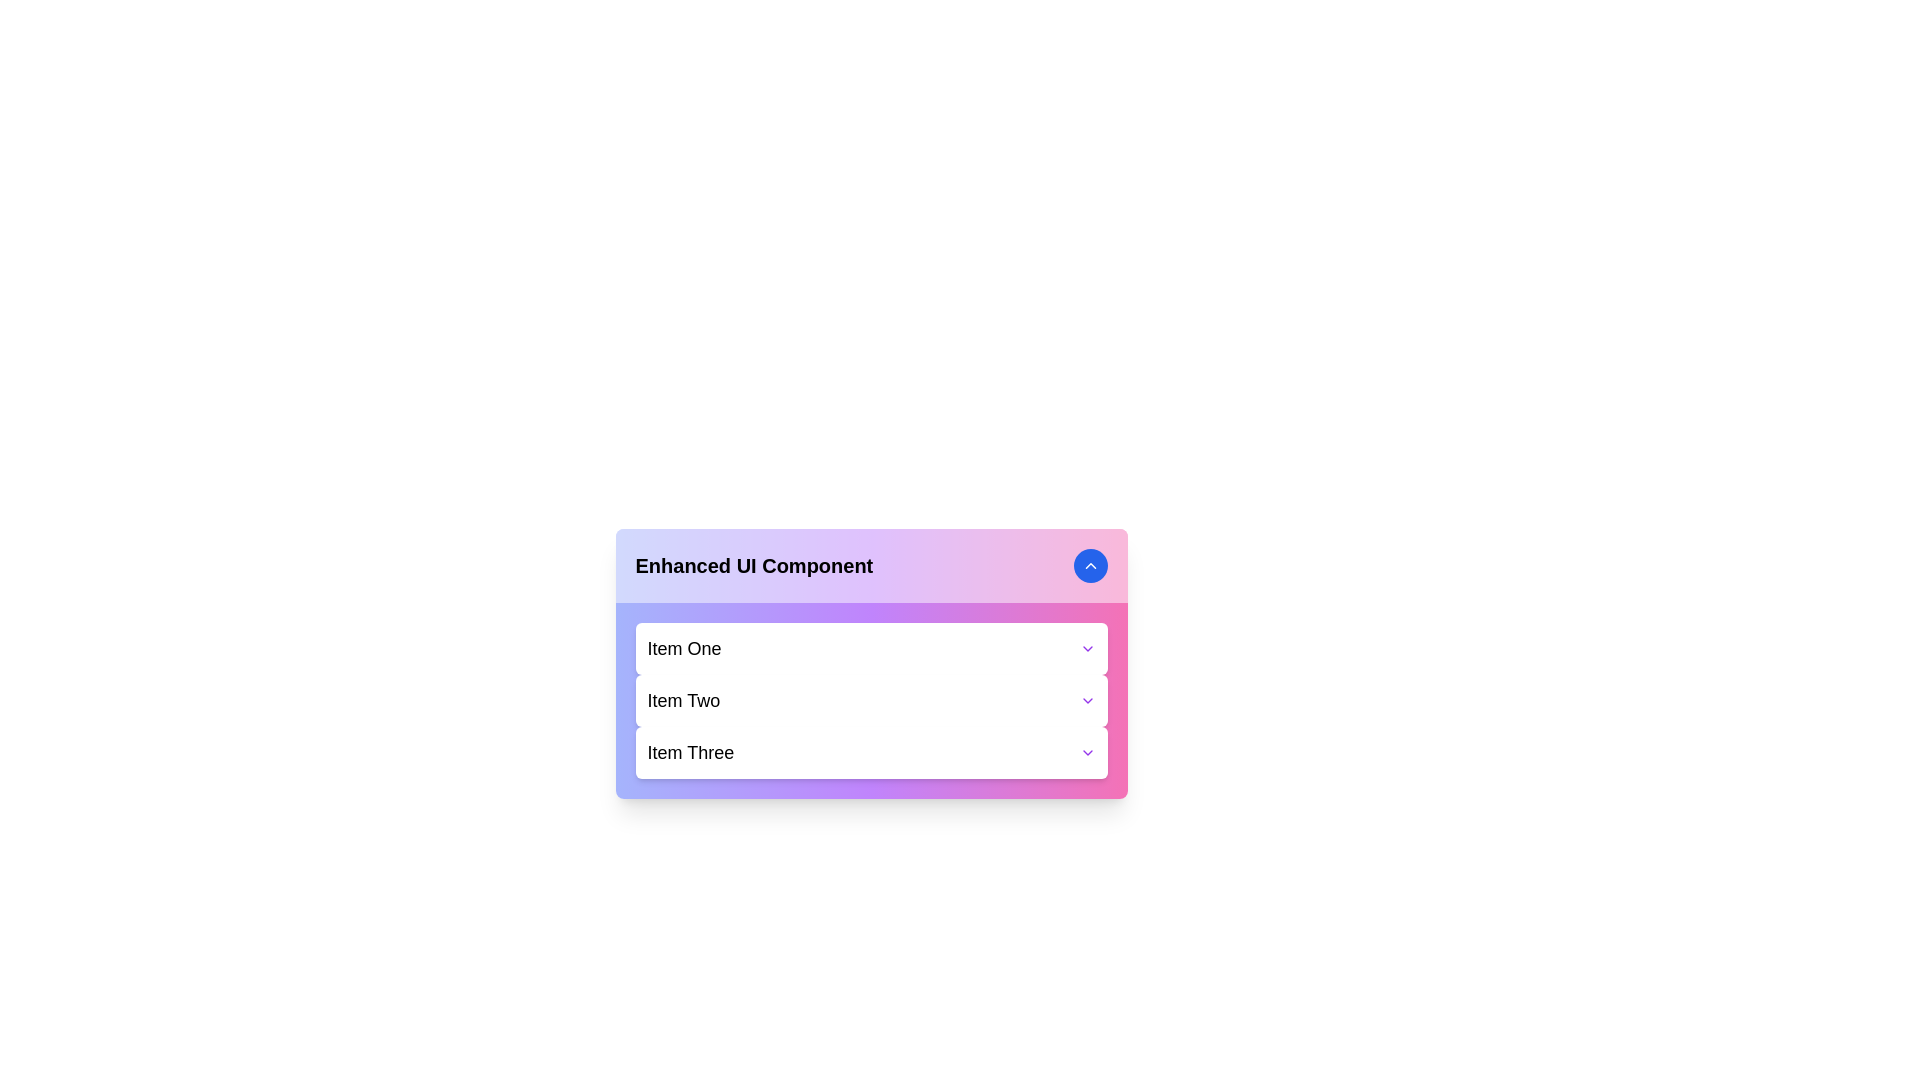 This screenshot has height=1080, width=1920. What do you see at coordinates (683, 700) in the screenshot?
I see `the static text label 'Item Two' in the dropdown list, which is positioned as the second item between 'Item One' and 'Item Three'` at bounding box center [683, 700].